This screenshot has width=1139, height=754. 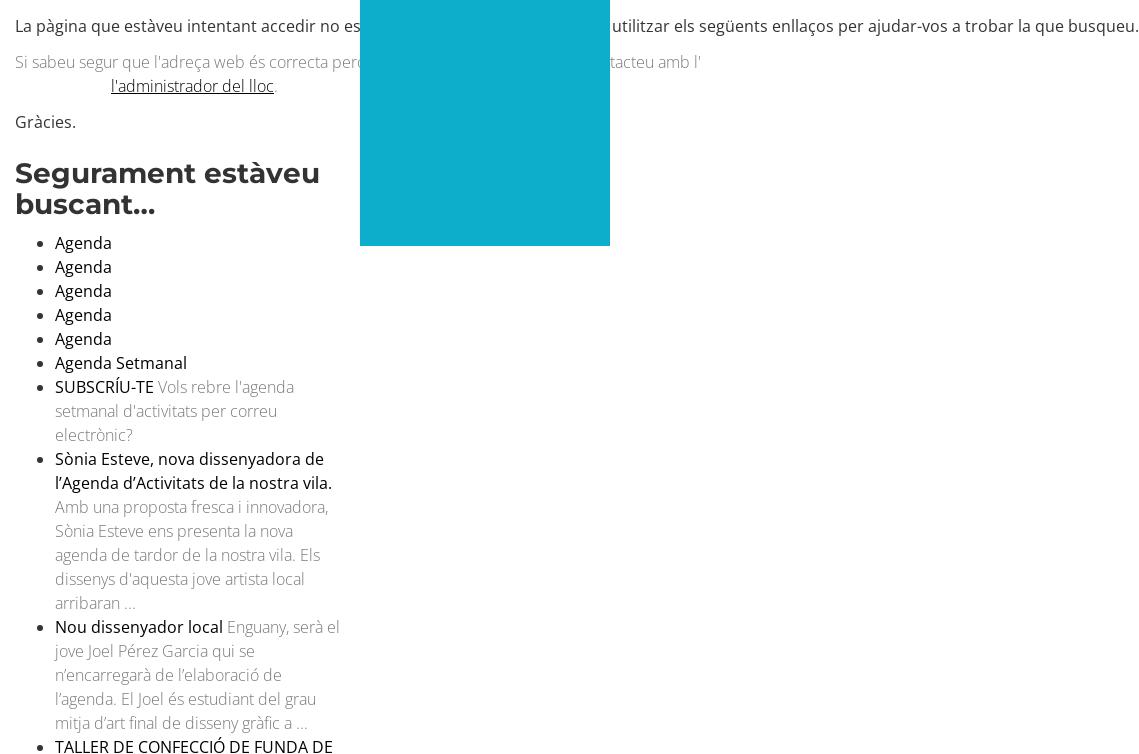 What do you see at coordinates (55, 555) in the screenshot?
I see `'Amb una proposta fresca i innovadora, Sònia Esteve ens presenta la nova agenda de tardor de la nostra vila. Els dissenys d'aquesta jove artista local arribaran ...'` at bounding box center [55, 555].